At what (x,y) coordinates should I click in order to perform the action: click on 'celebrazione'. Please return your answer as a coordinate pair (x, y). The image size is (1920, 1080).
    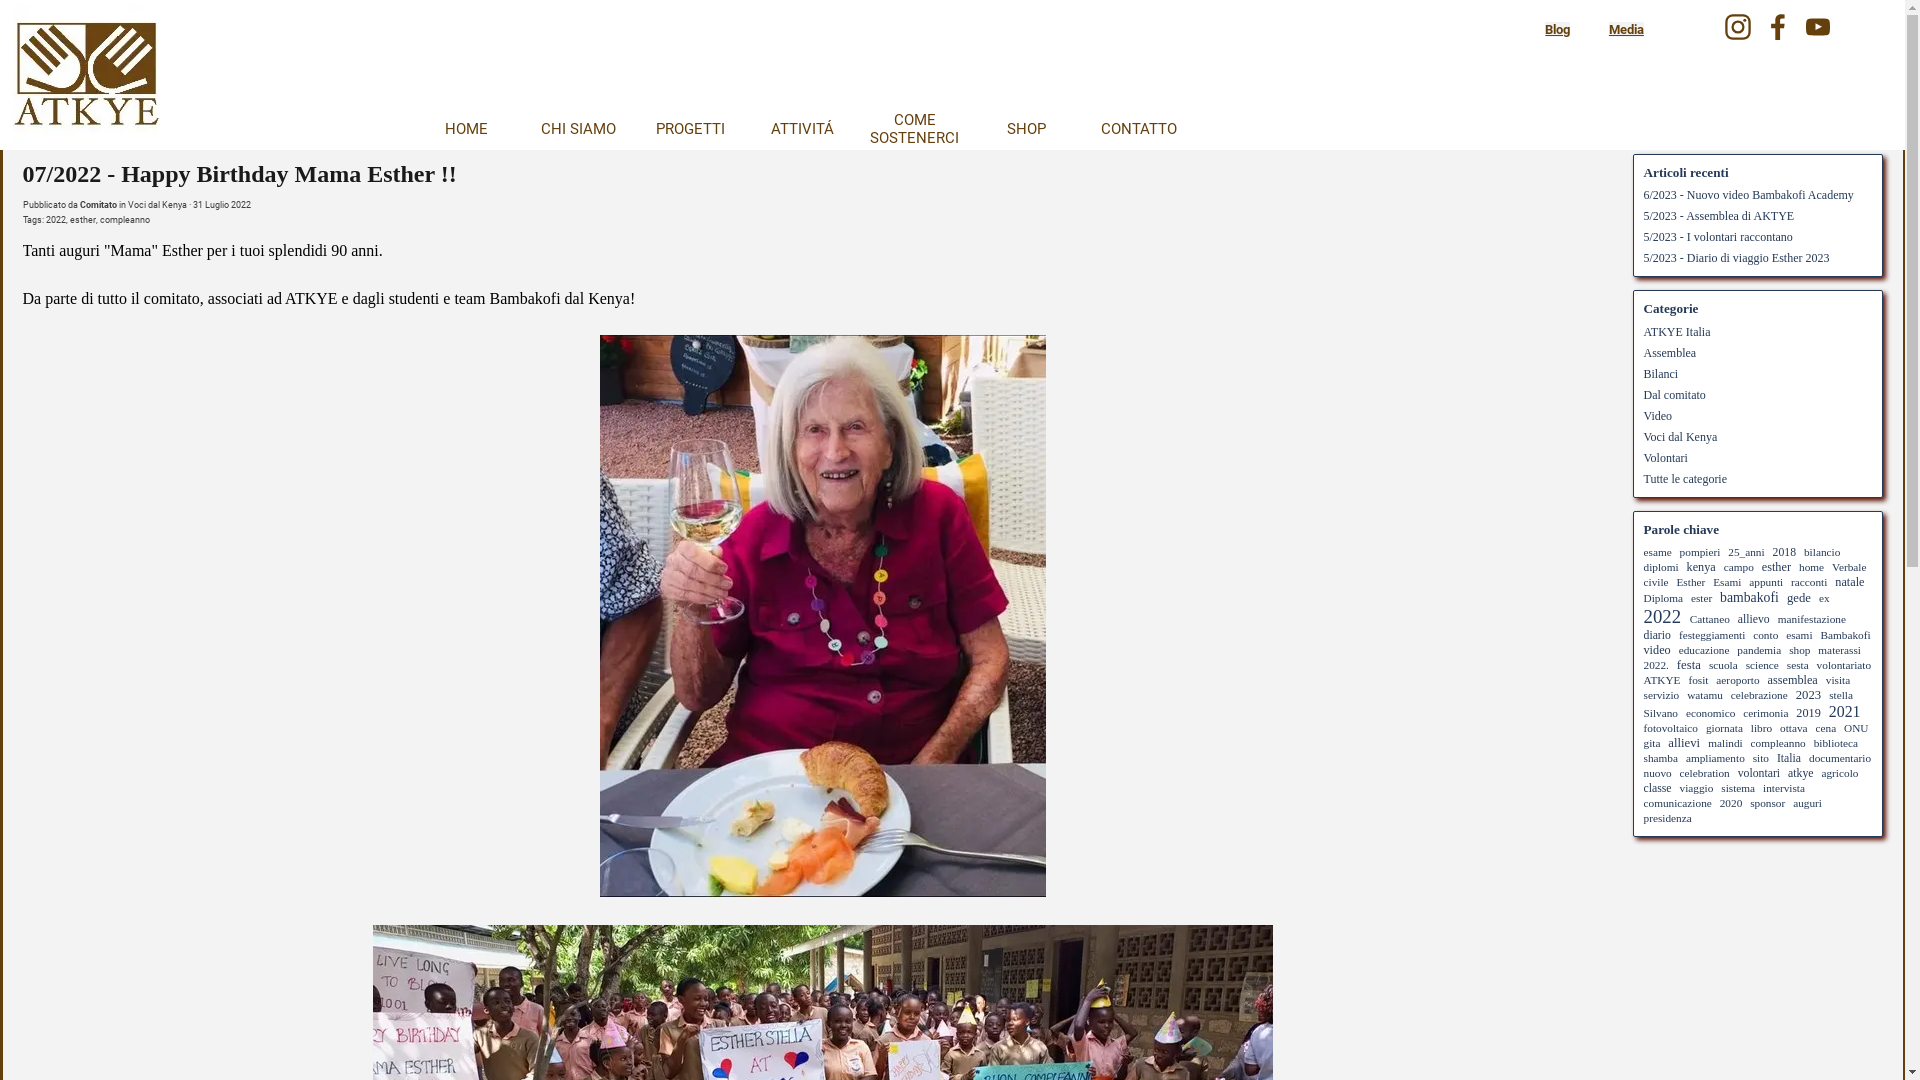
    Looking at the image, I should click on (1758, 693).